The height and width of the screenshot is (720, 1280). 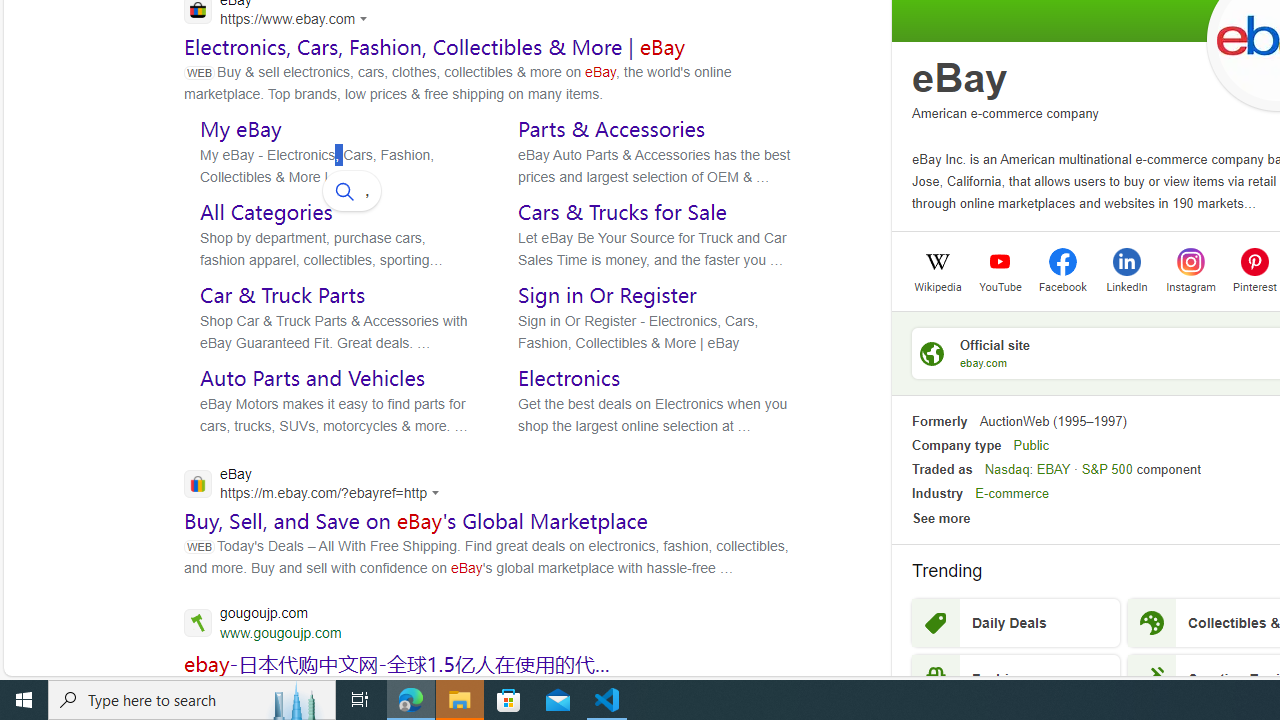 I want to click on 'Daily Deals', so click(x=1015, y=622).